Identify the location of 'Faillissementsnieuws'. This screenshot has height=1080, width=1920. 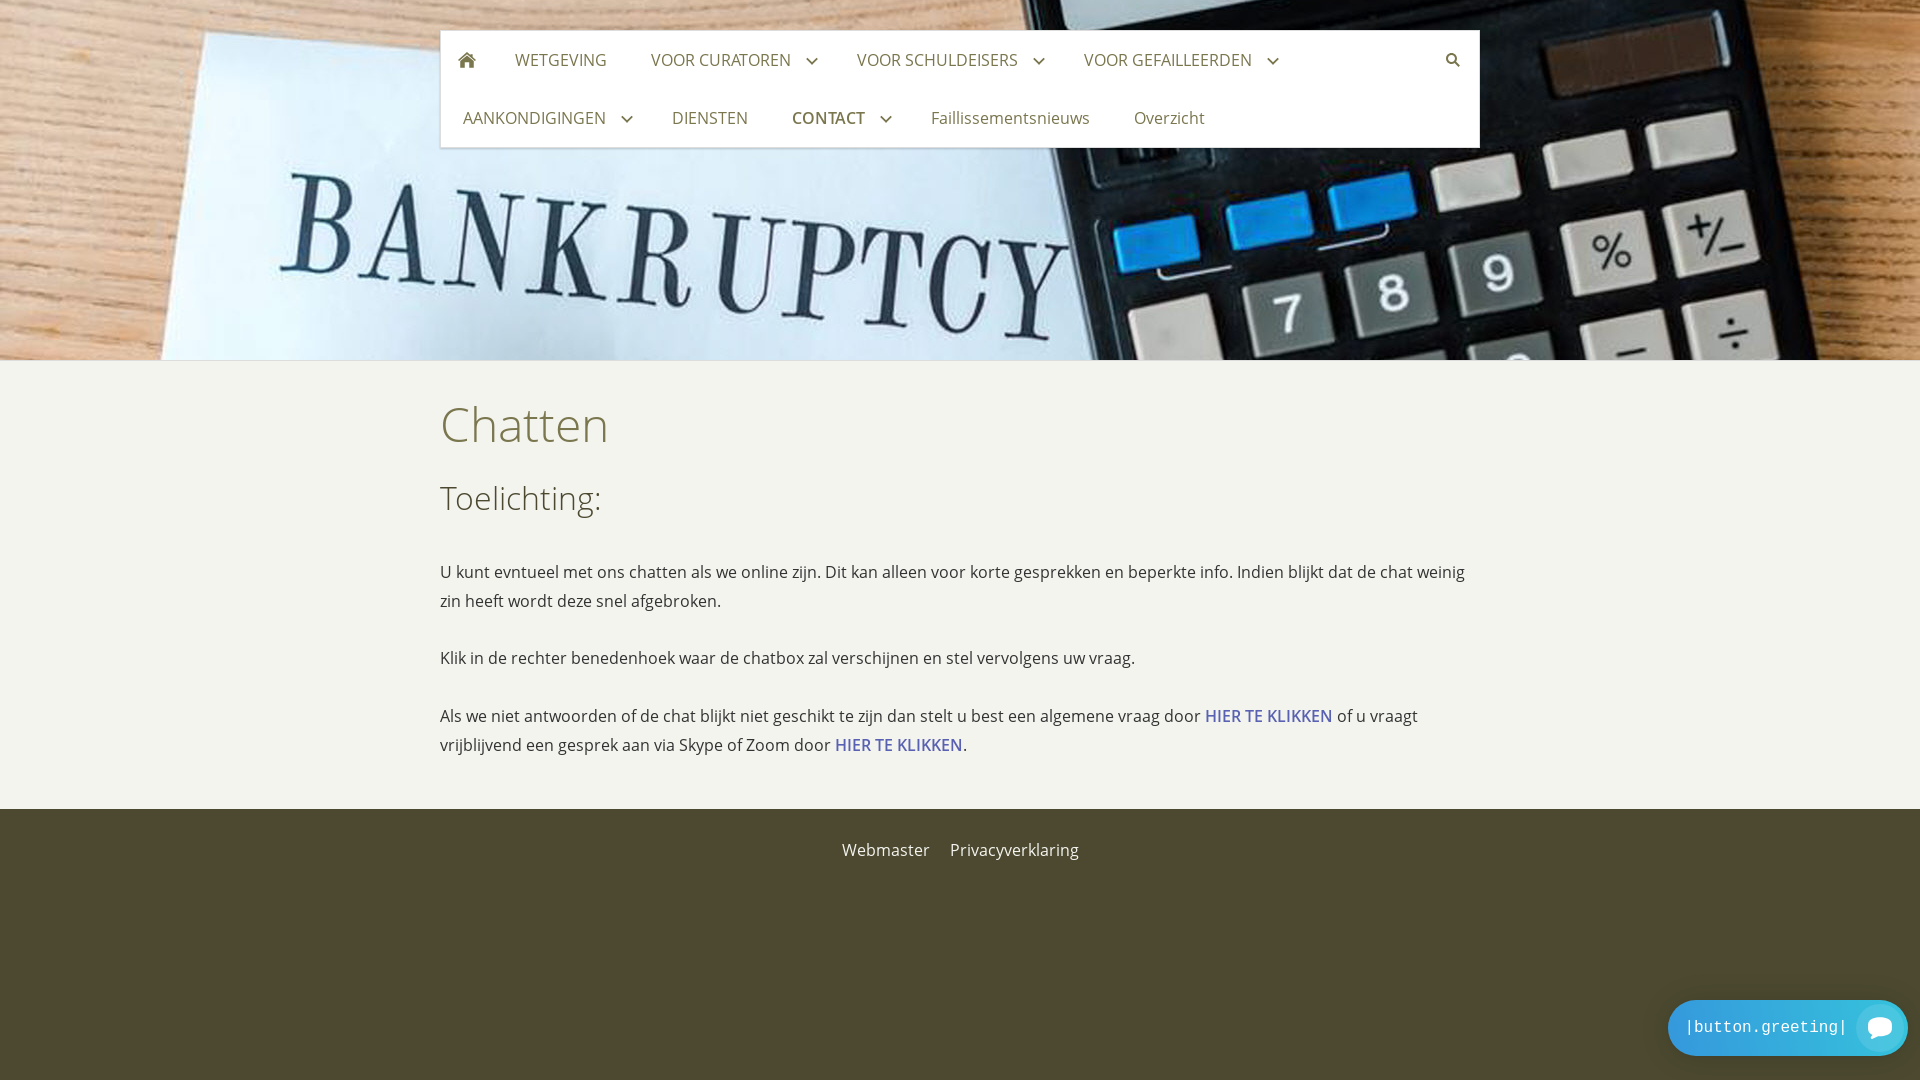
(1010, 118).